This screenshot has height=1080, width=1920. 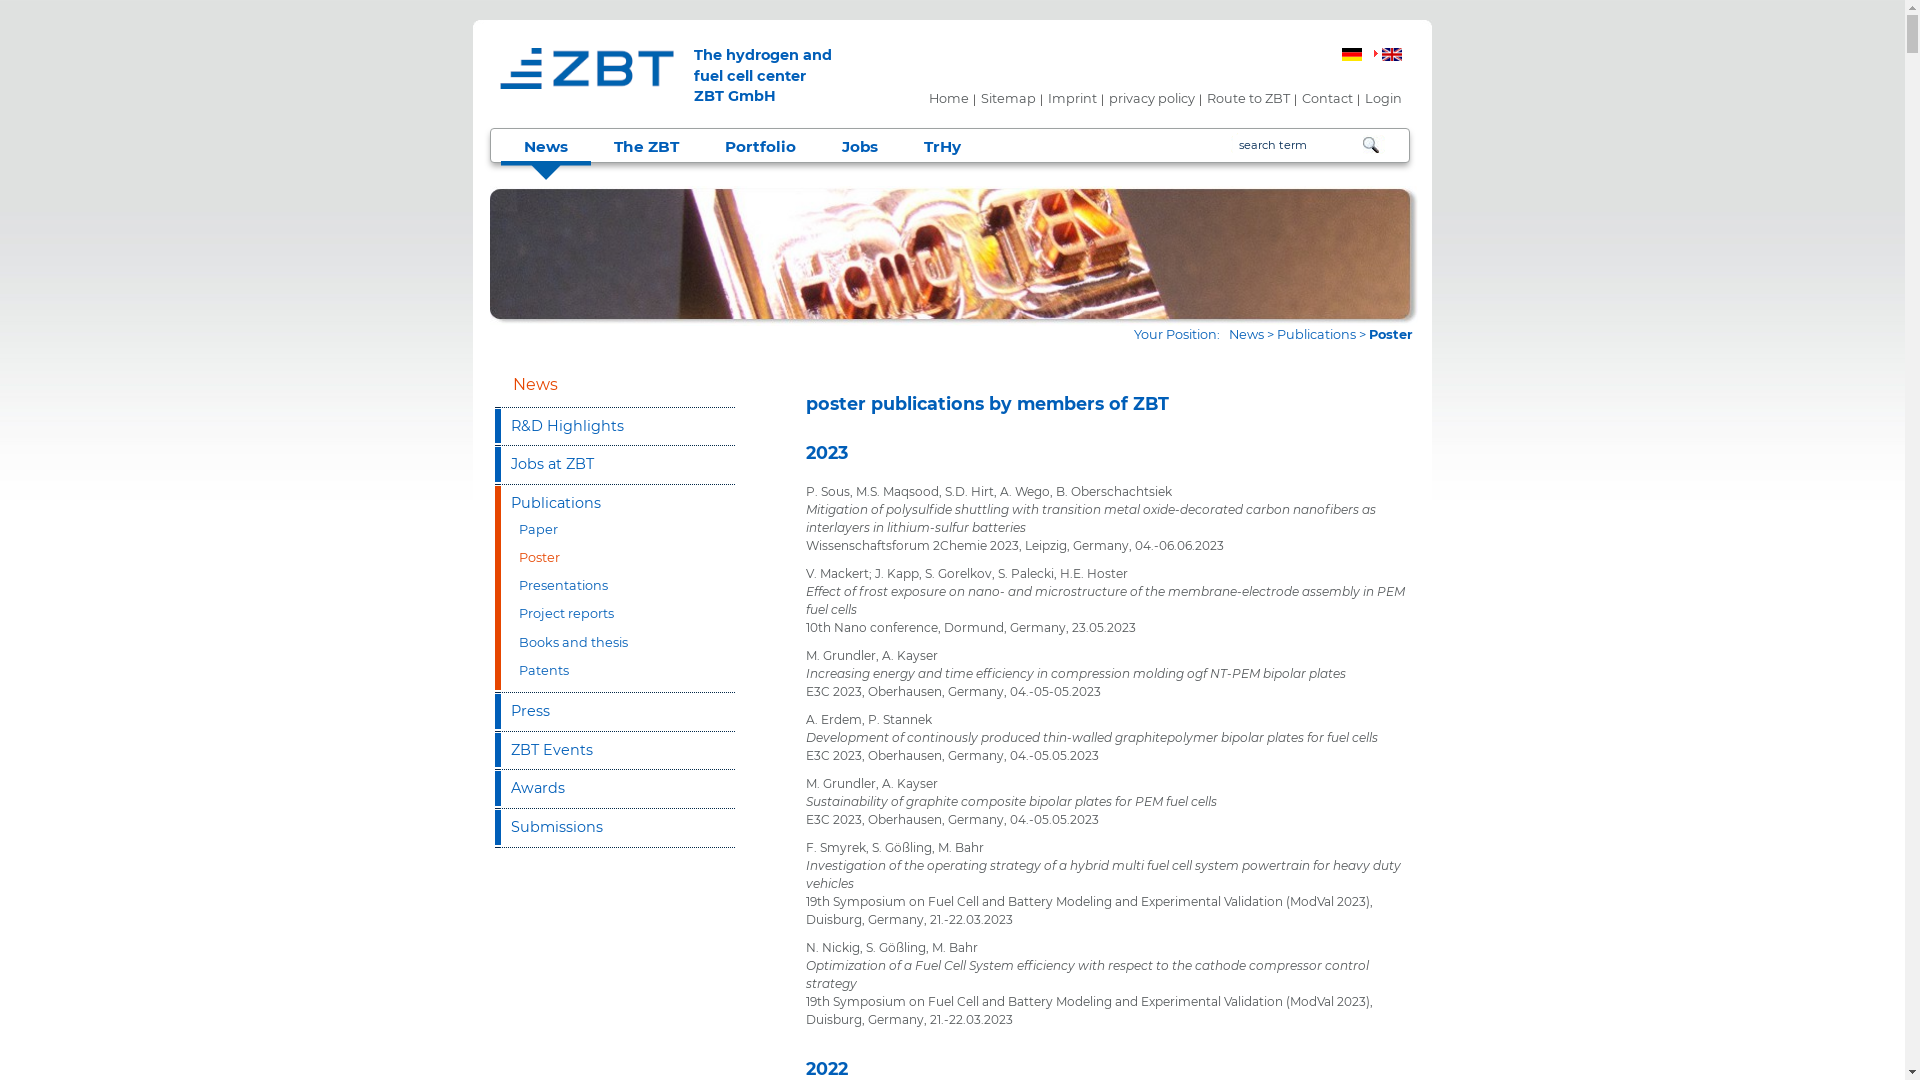 What do you see at coordinates (610, 675) in the screenshot?
I see `'Patents'` at bounding box center [610, 675].